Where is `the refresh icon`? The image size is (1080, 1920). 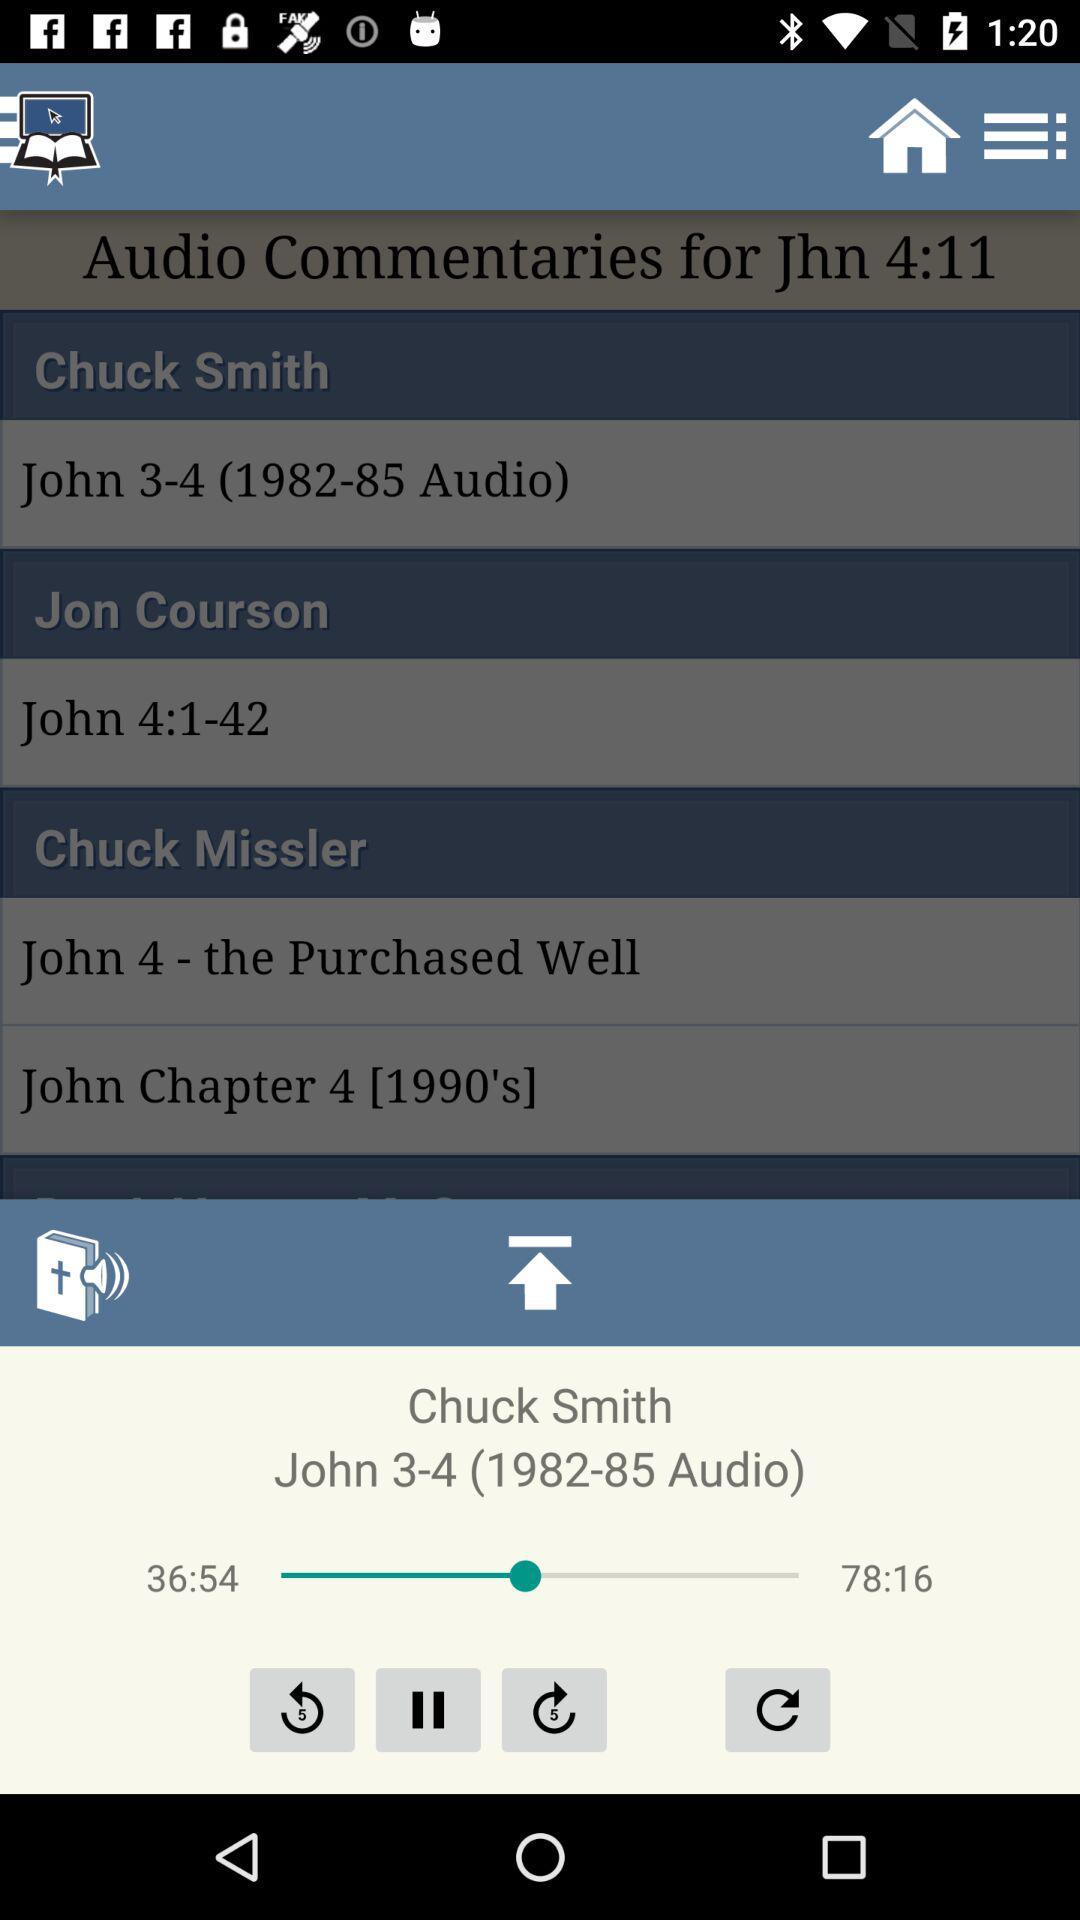
the refresh icon is located at coordinates (776, 1708).